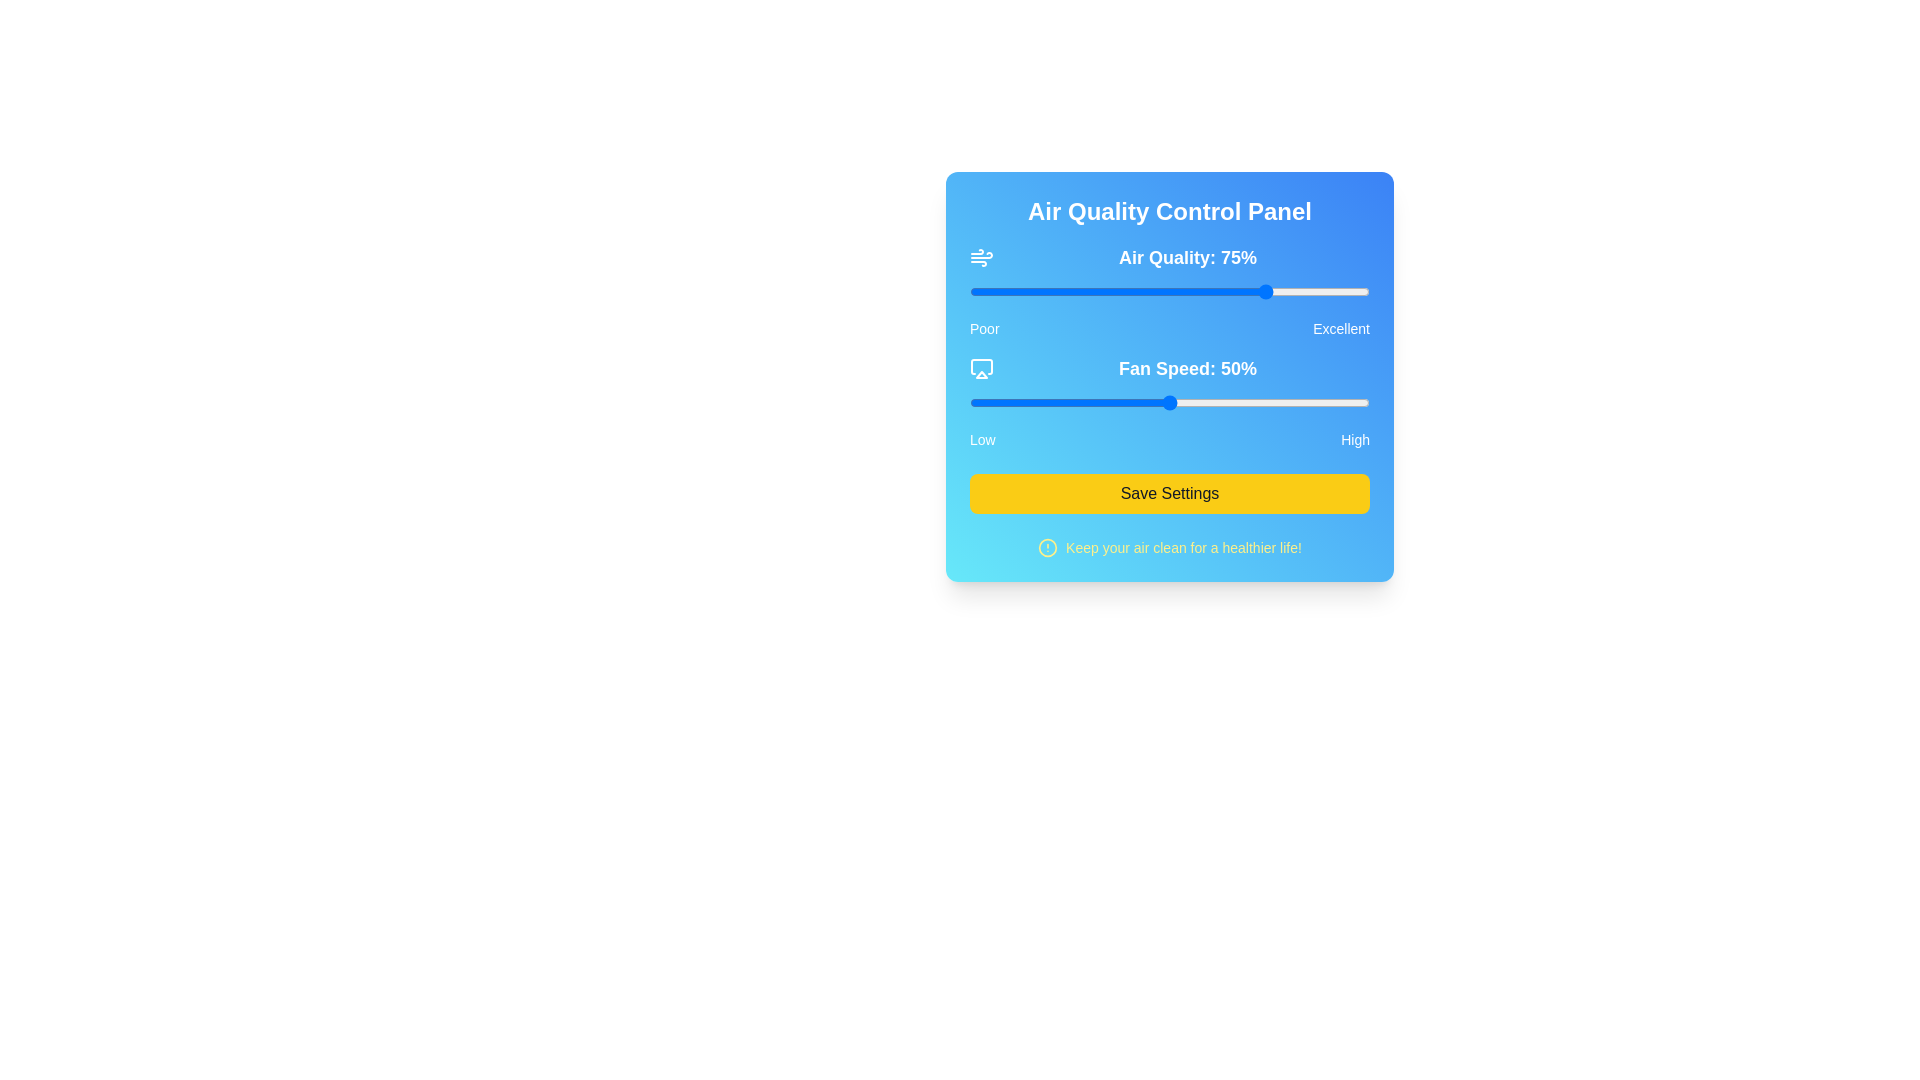  What do you see at coordinates (1047, 547) in the screenshot?
I see `the icon located in the lower-central region of the interface, to the left of the message 'Keep your air clean for a healthier life!', which serves as a visual alert for the accompanying message` at bounding box center [1047, 547].